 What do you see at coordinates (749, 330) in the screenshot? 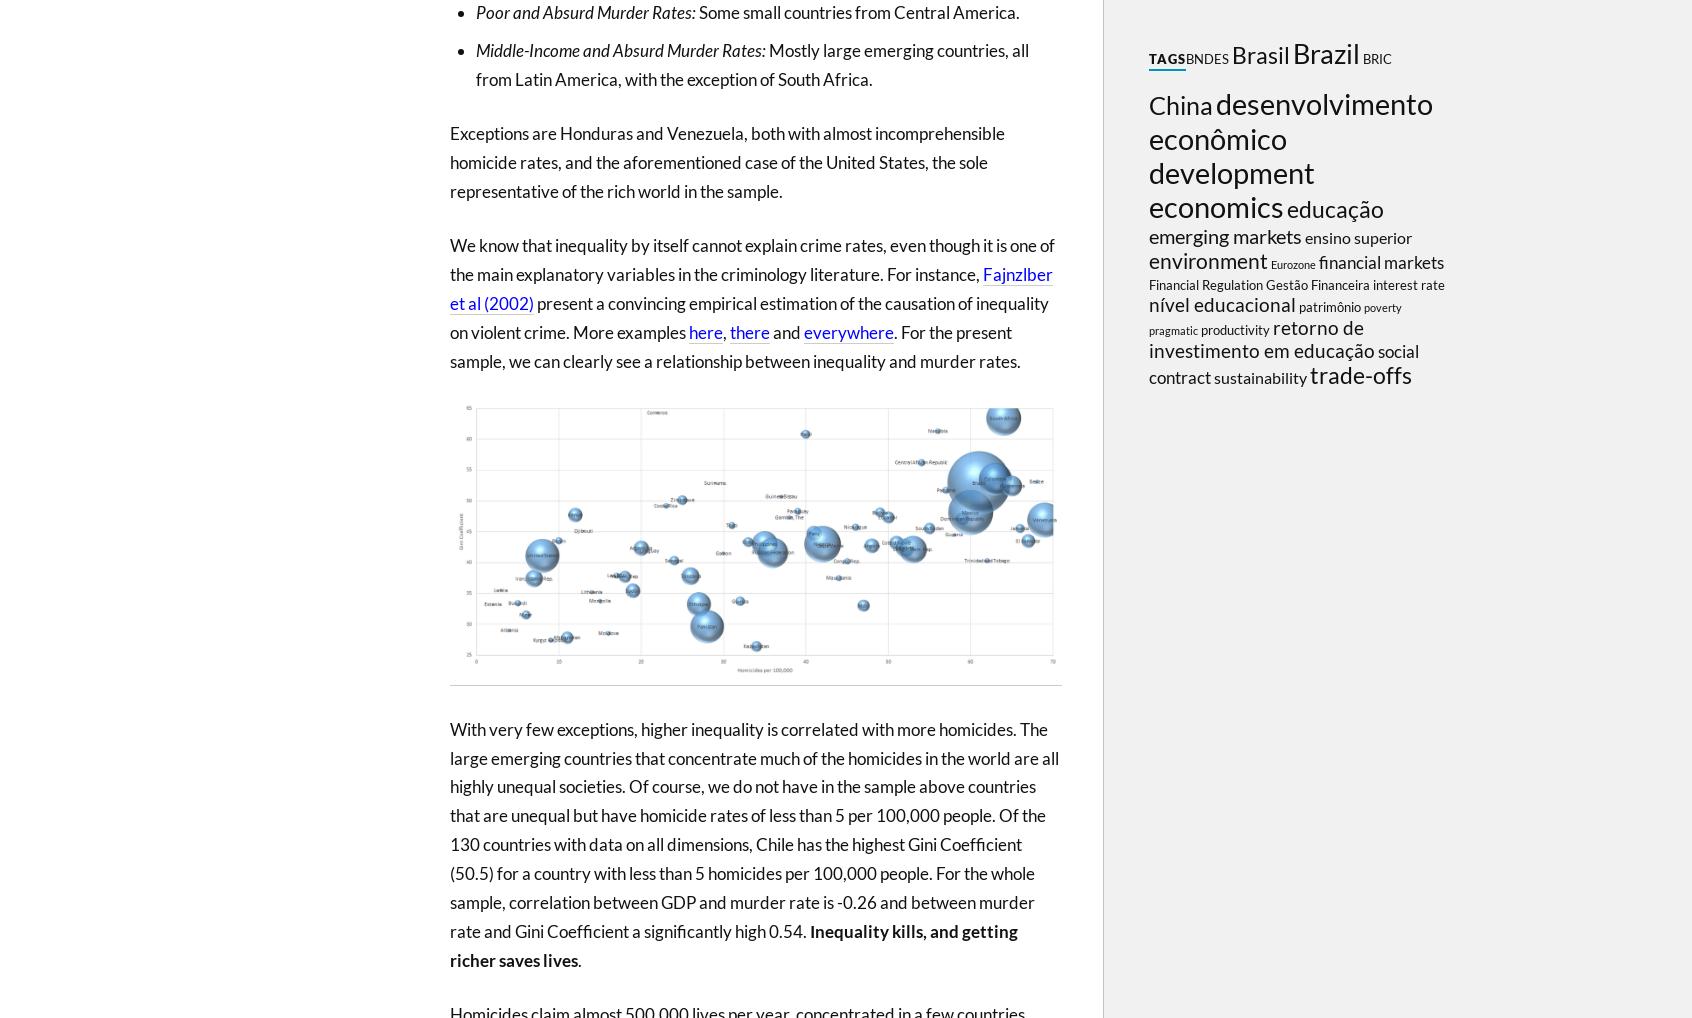
I see `'there'` at bounding box center [749, 330].